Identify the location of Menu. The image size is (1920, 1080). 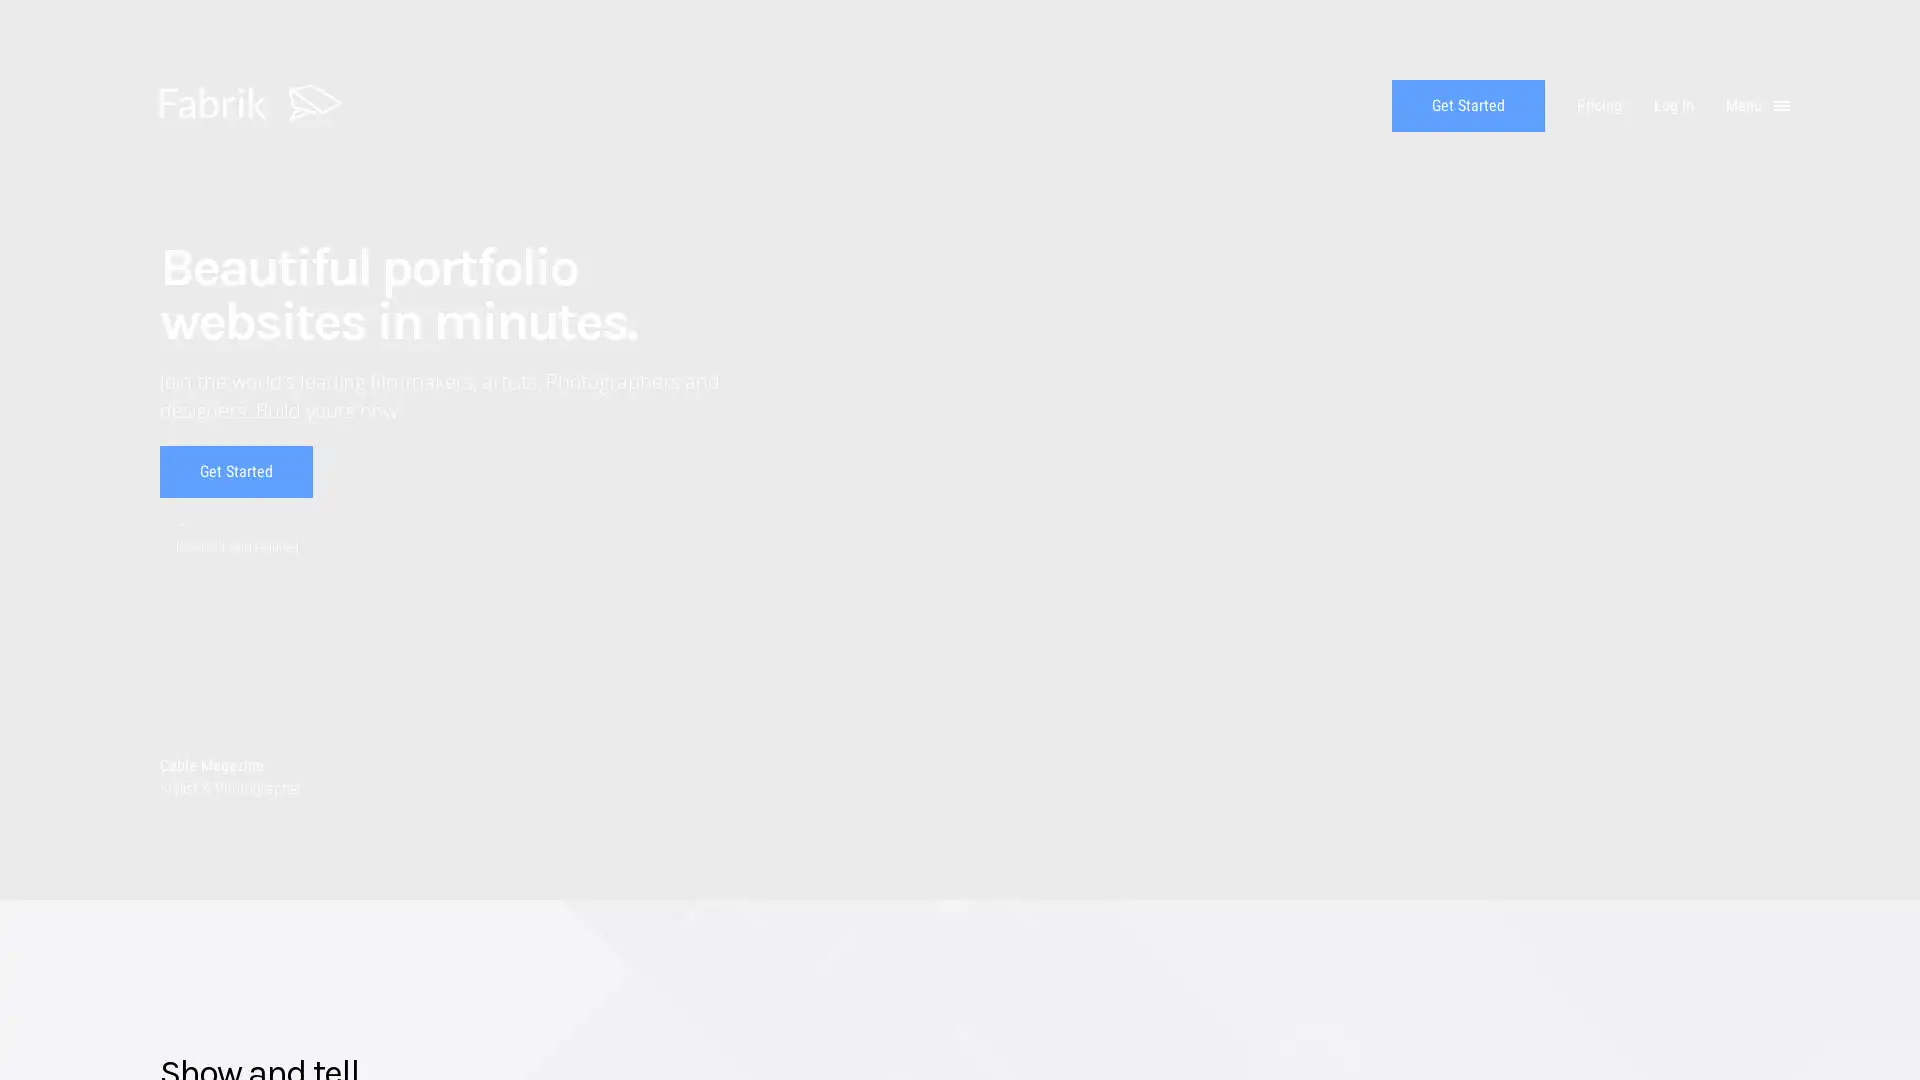
(1745, 105).